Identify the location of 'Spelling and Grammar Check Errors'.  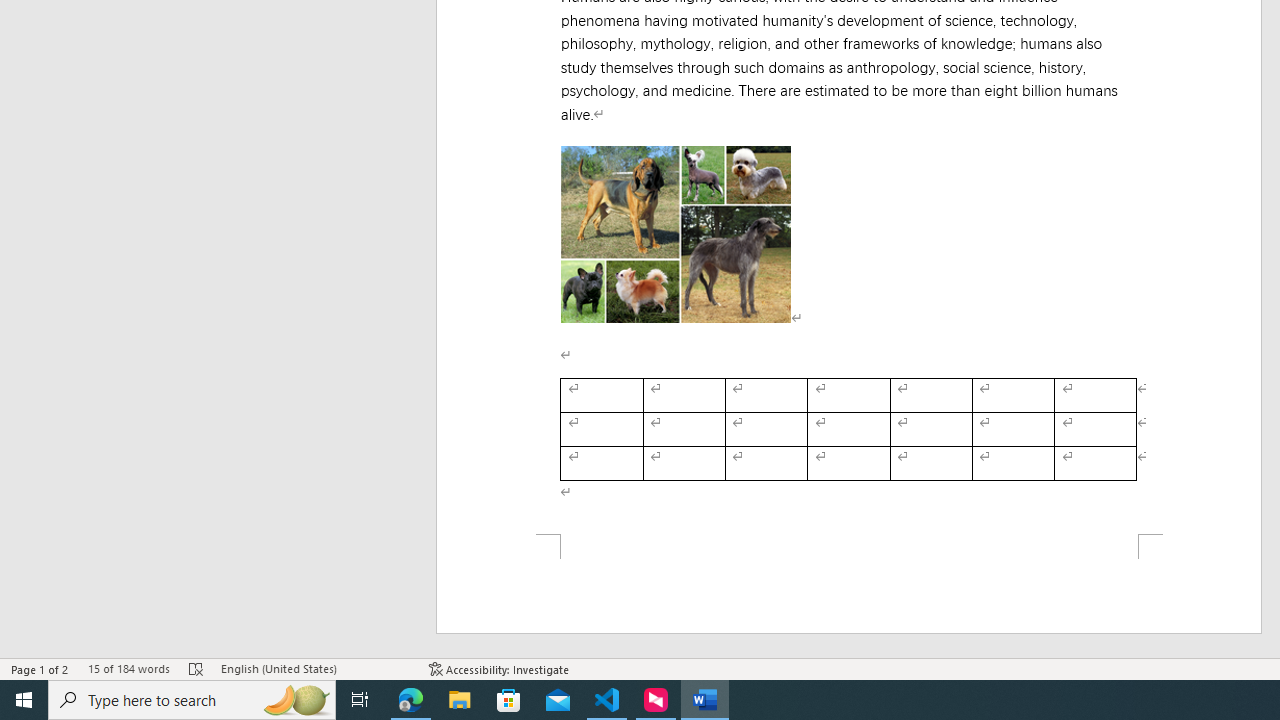
(196, 669).